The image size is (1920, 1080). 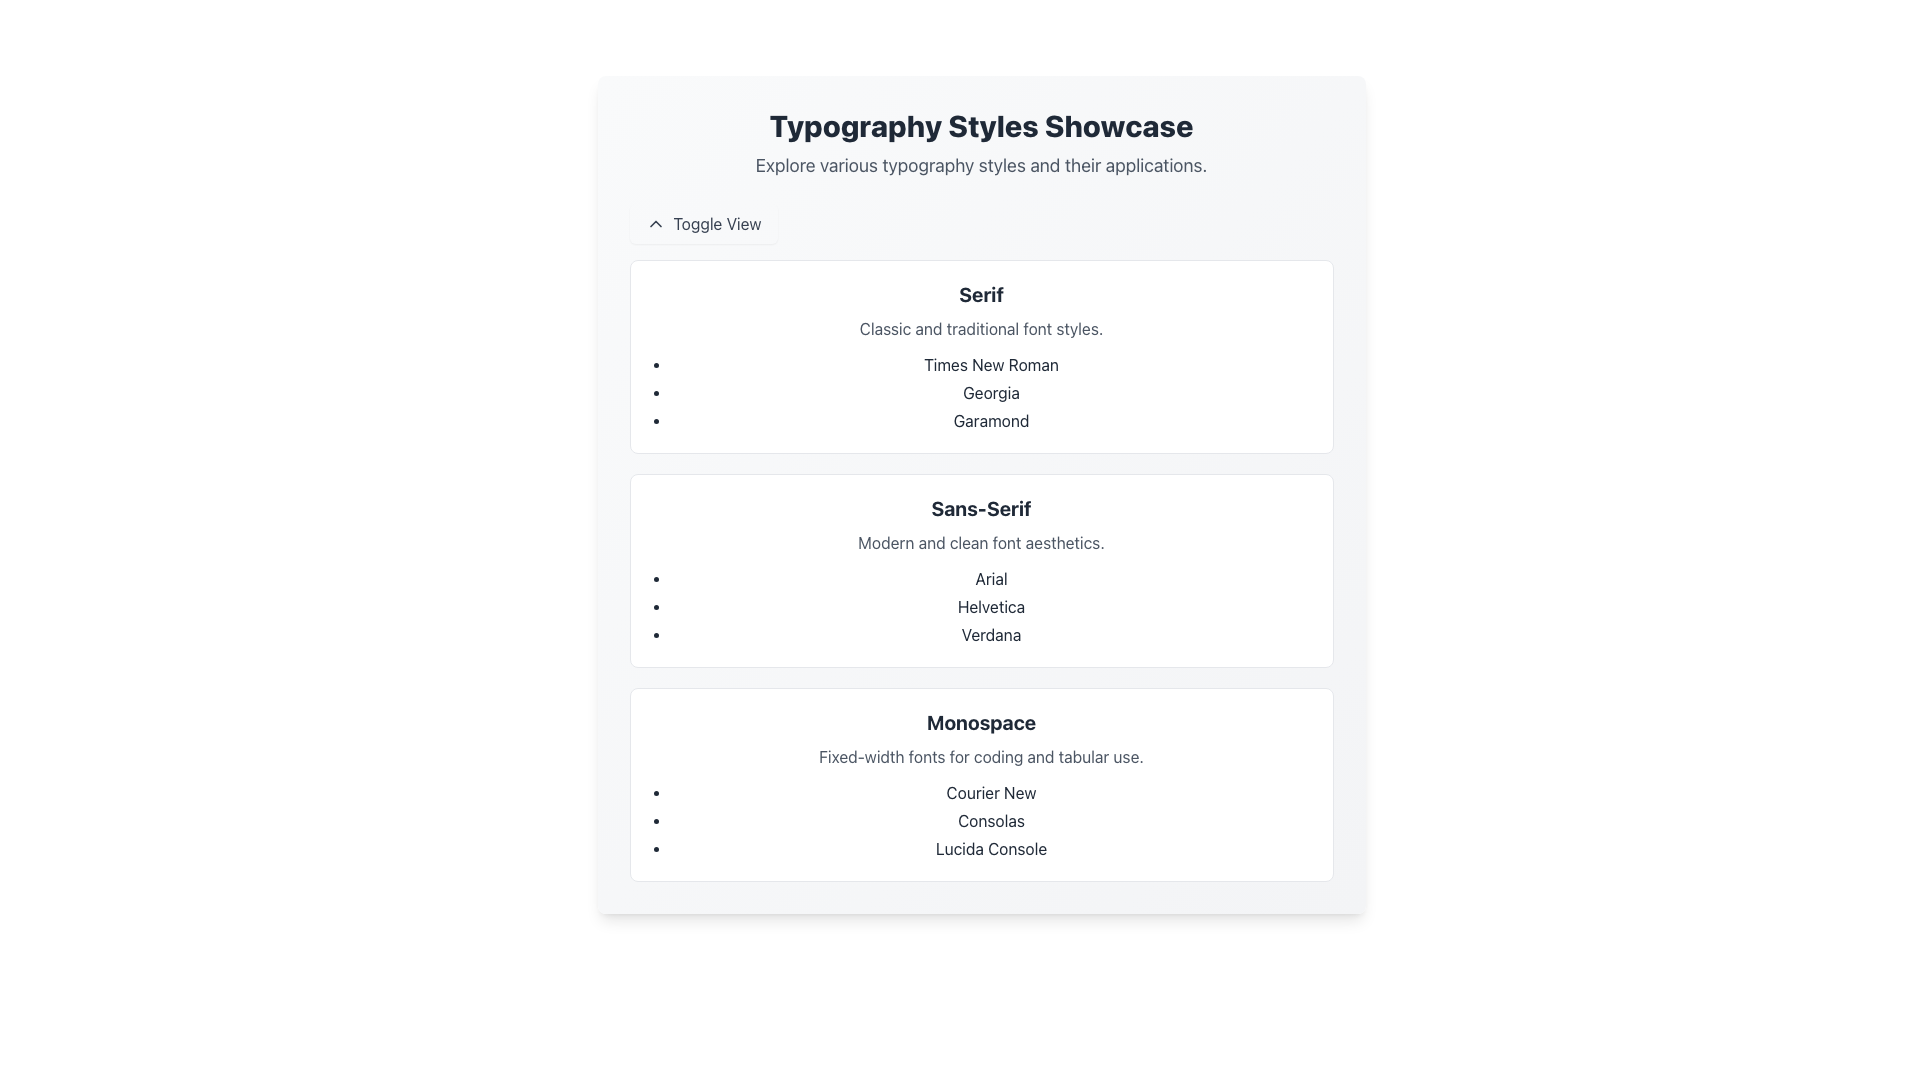 I want to click on the non-interactive static list item displaying the 'Verdana' font name, which is the third item under the 'Sans-Serif' header, so click(x=991, y=635).